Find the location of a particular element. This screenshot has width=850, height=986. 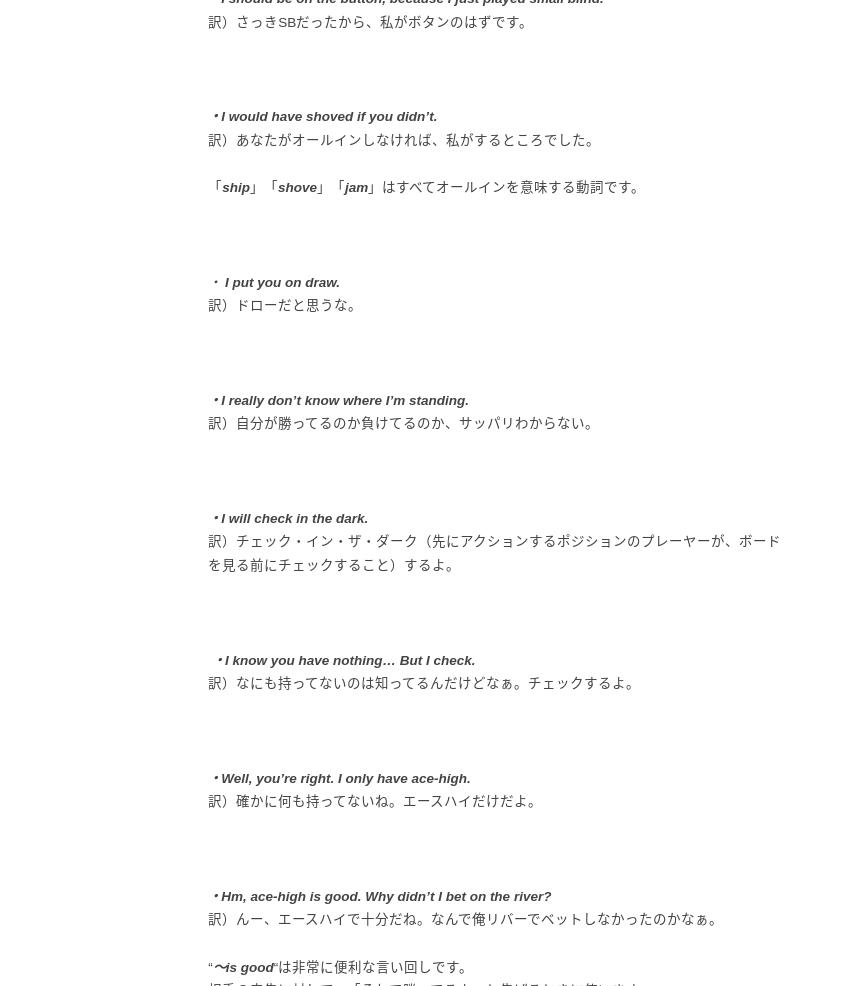

's' is located at coordinates (280, 186).